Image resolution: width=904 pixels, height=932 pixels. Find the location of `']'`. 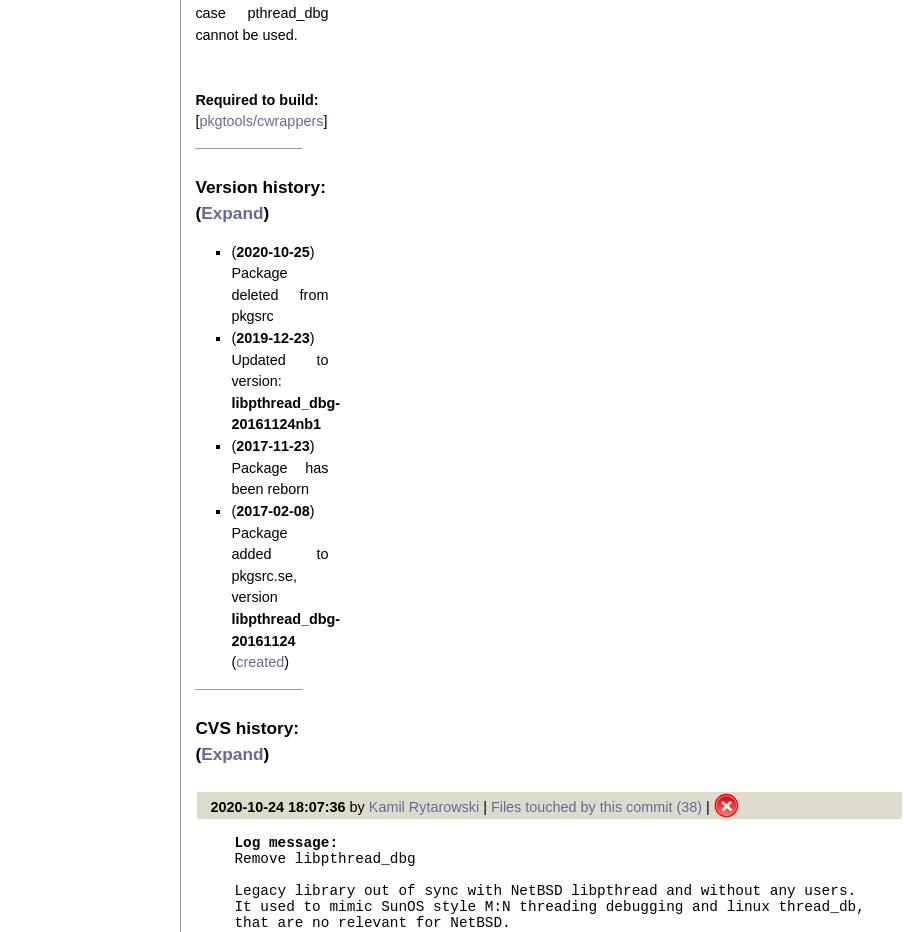

']' is located at coordinates (324, 119).